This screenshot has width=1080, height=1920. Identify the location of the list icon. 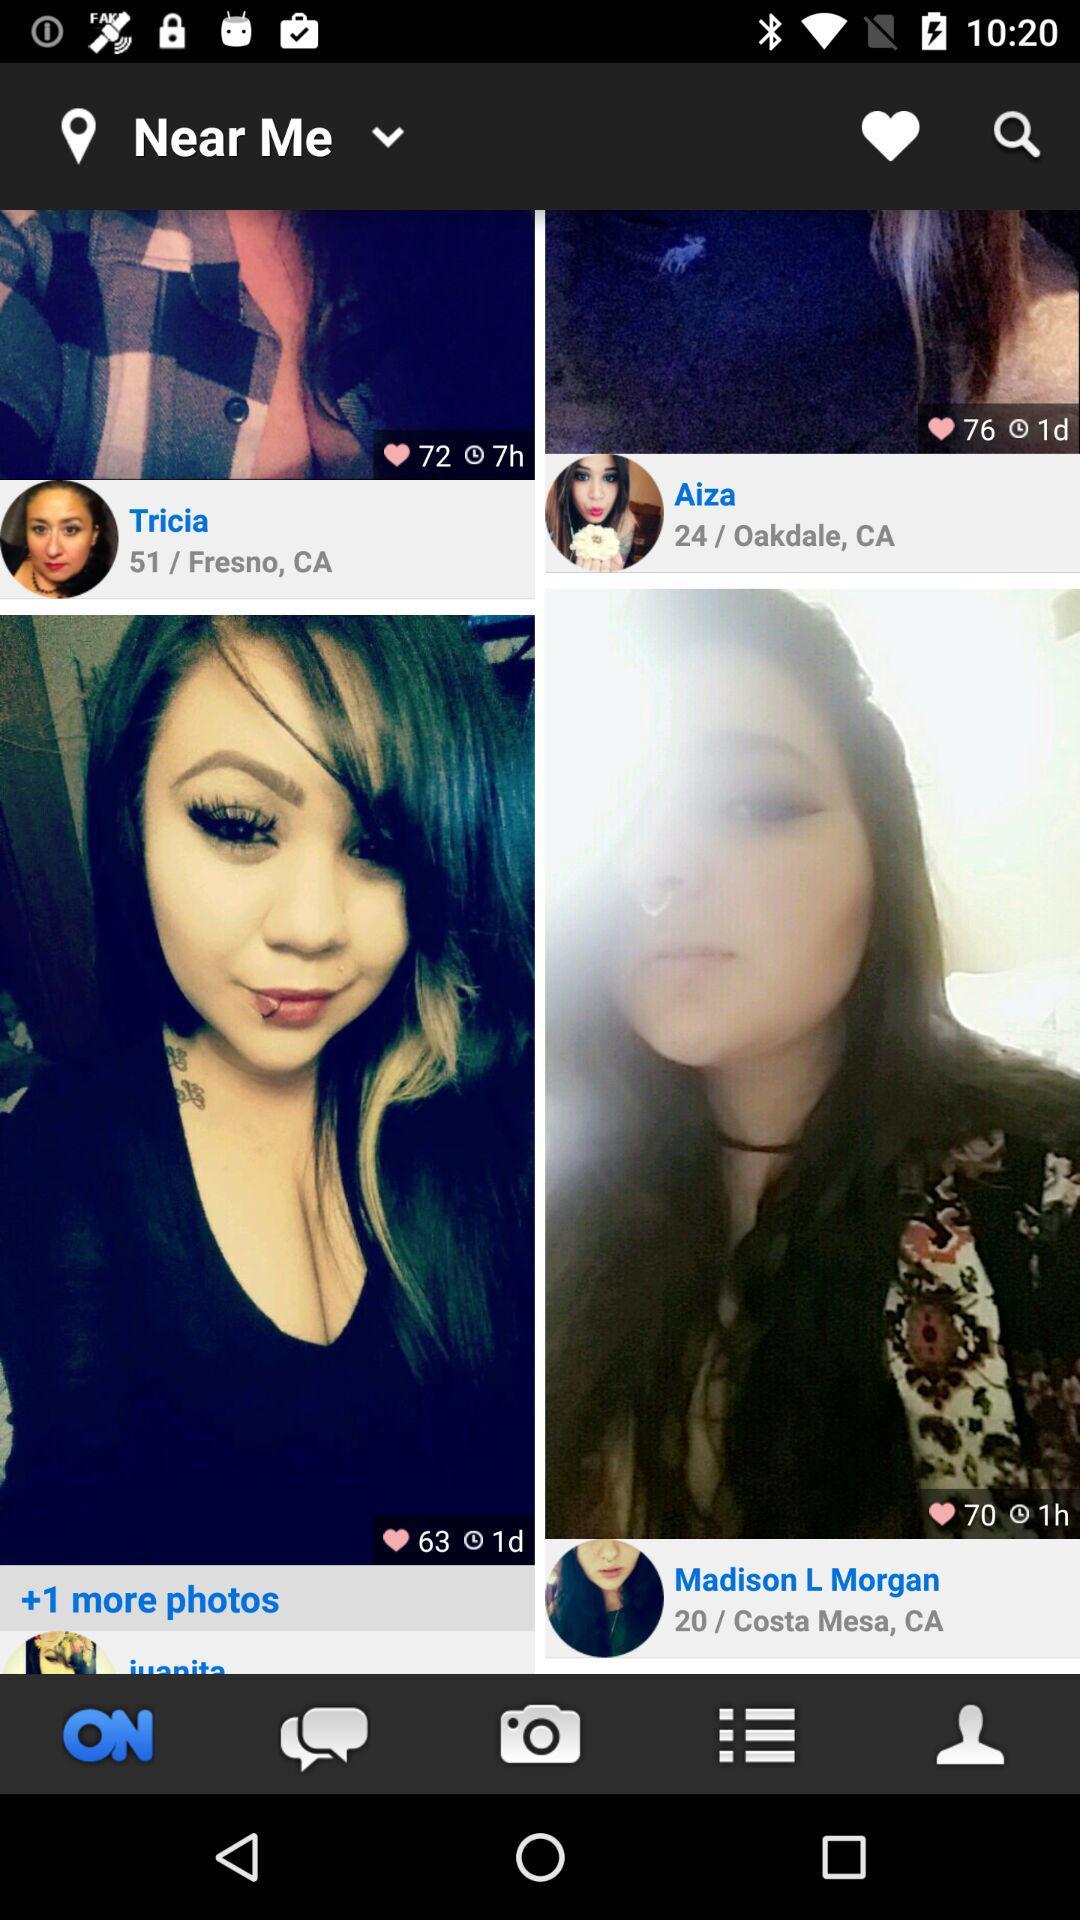
(756, 1733).